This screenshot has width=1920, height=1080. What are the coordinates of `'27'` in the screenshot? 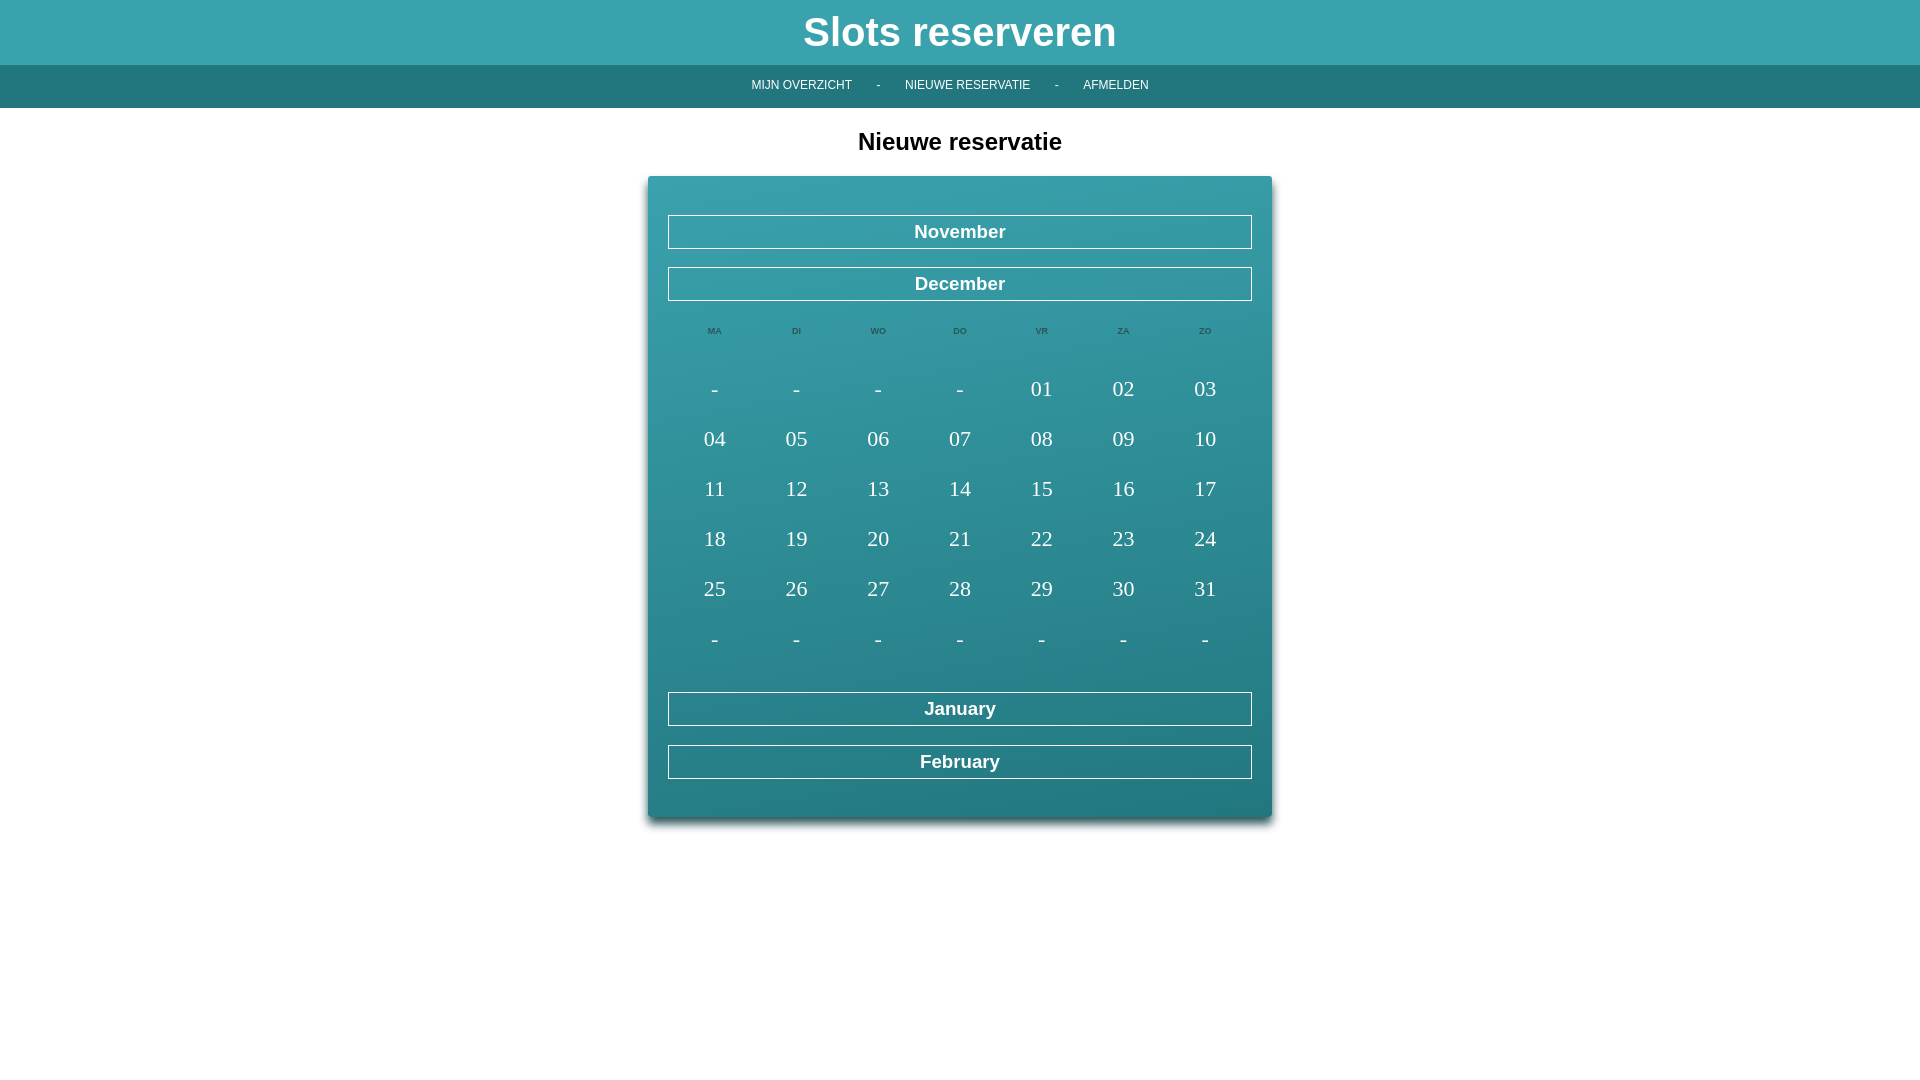 It's located at (878, 589).